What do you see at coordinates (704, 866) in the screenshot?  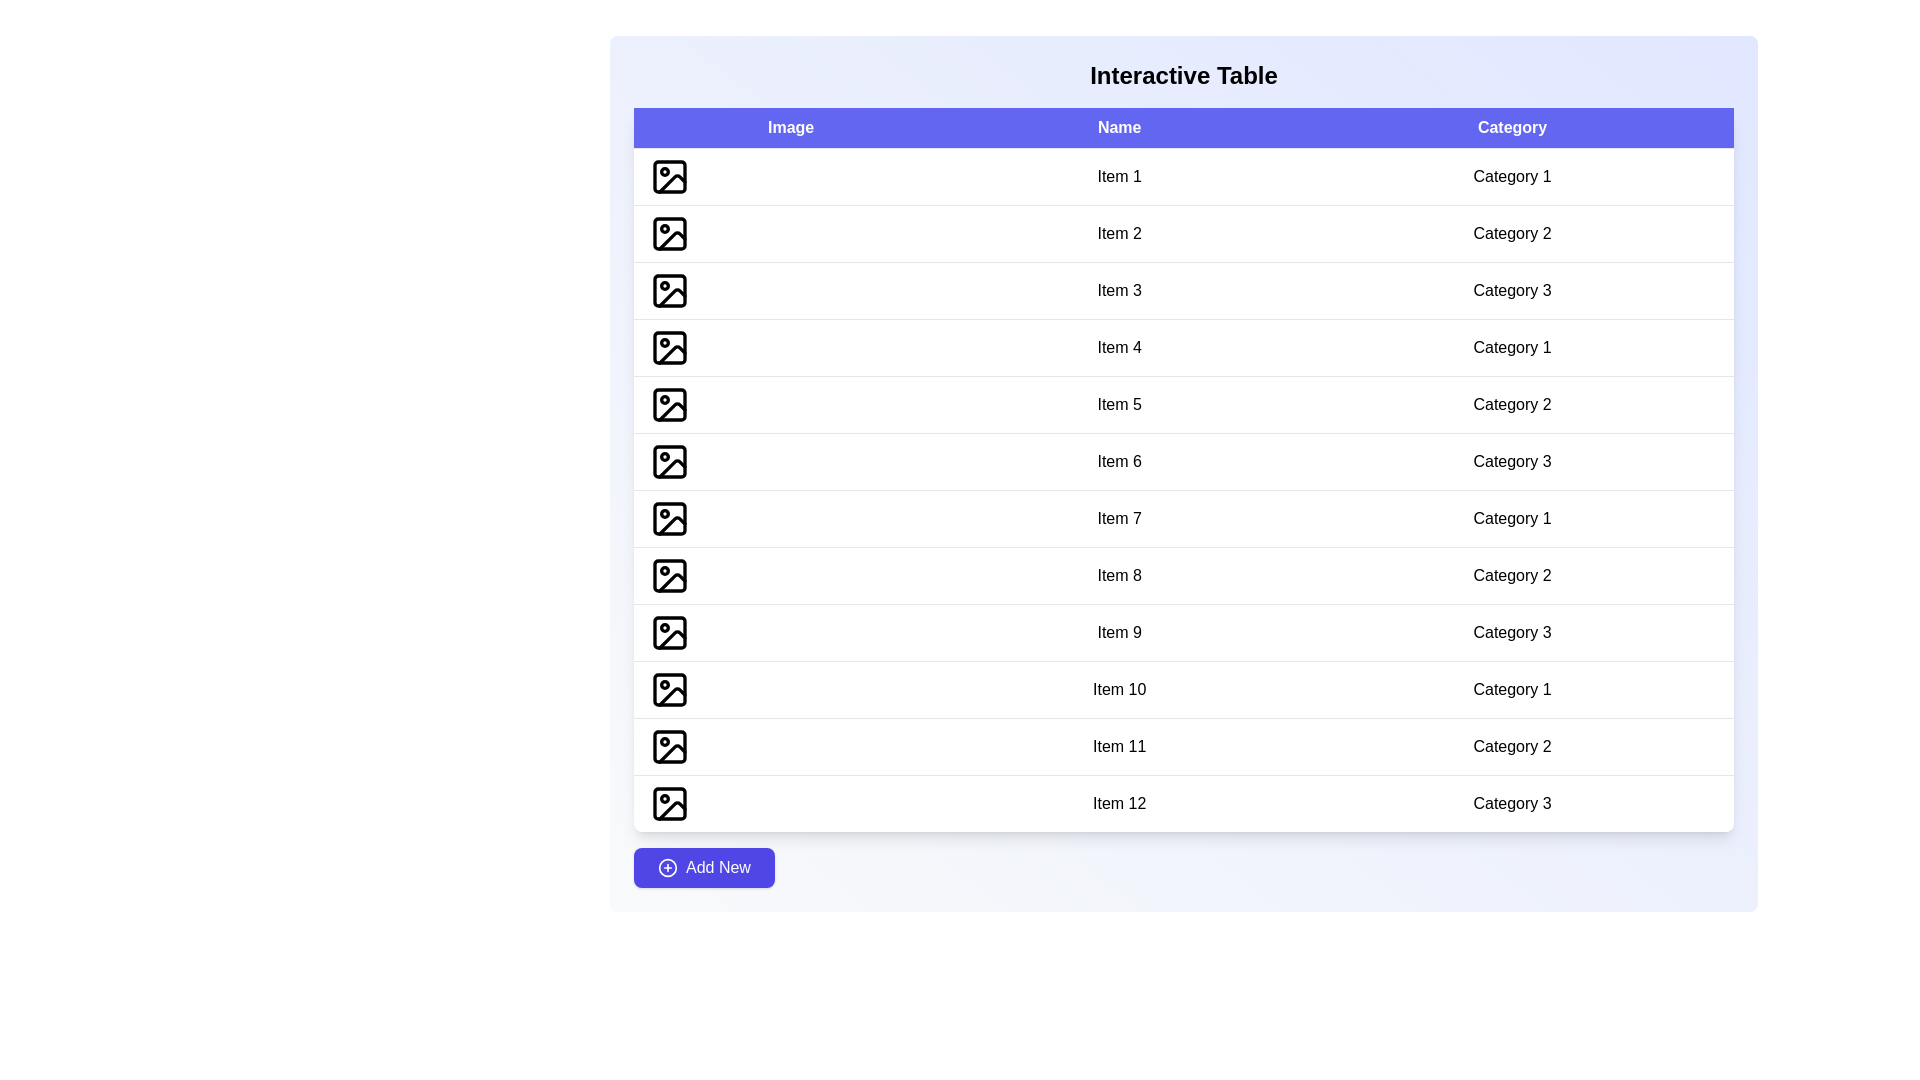 I see `the 'Add New' button to initiate adding a new item` at bounding box center [704, 866].